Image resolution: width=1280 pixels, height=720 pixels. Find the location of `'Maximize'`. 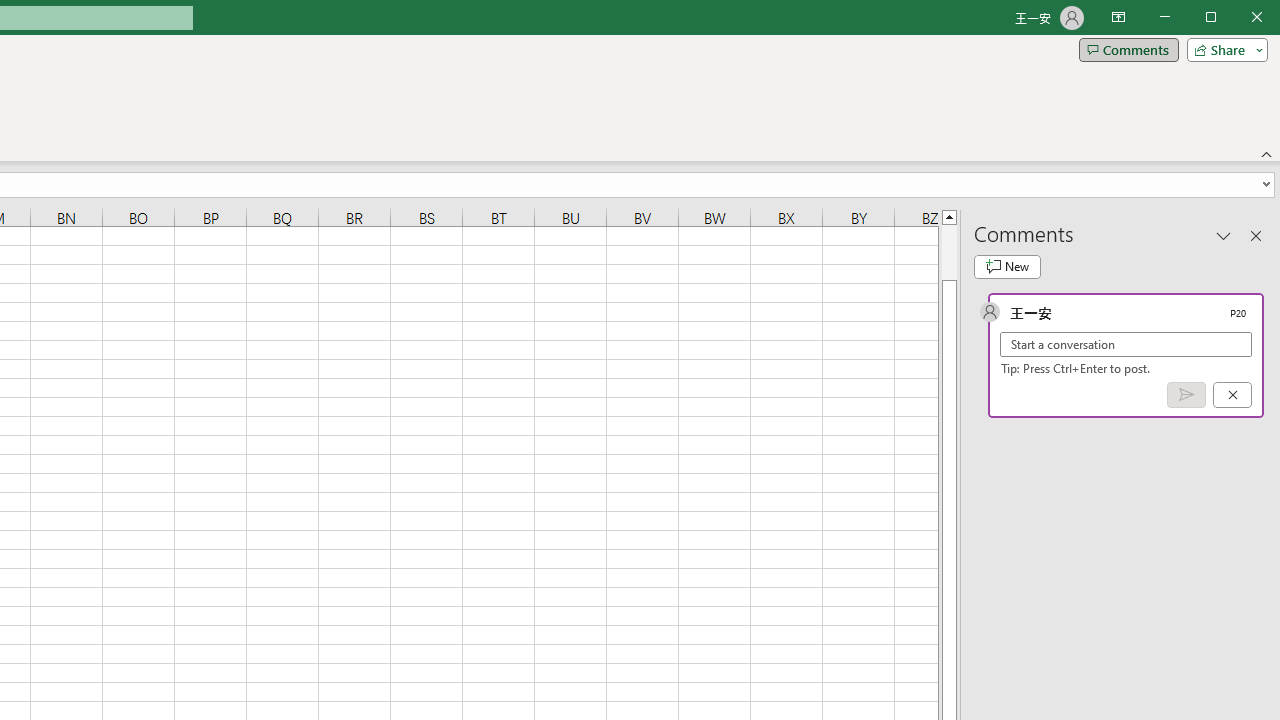

'Maximize' is located at coordinates (1238, 19).